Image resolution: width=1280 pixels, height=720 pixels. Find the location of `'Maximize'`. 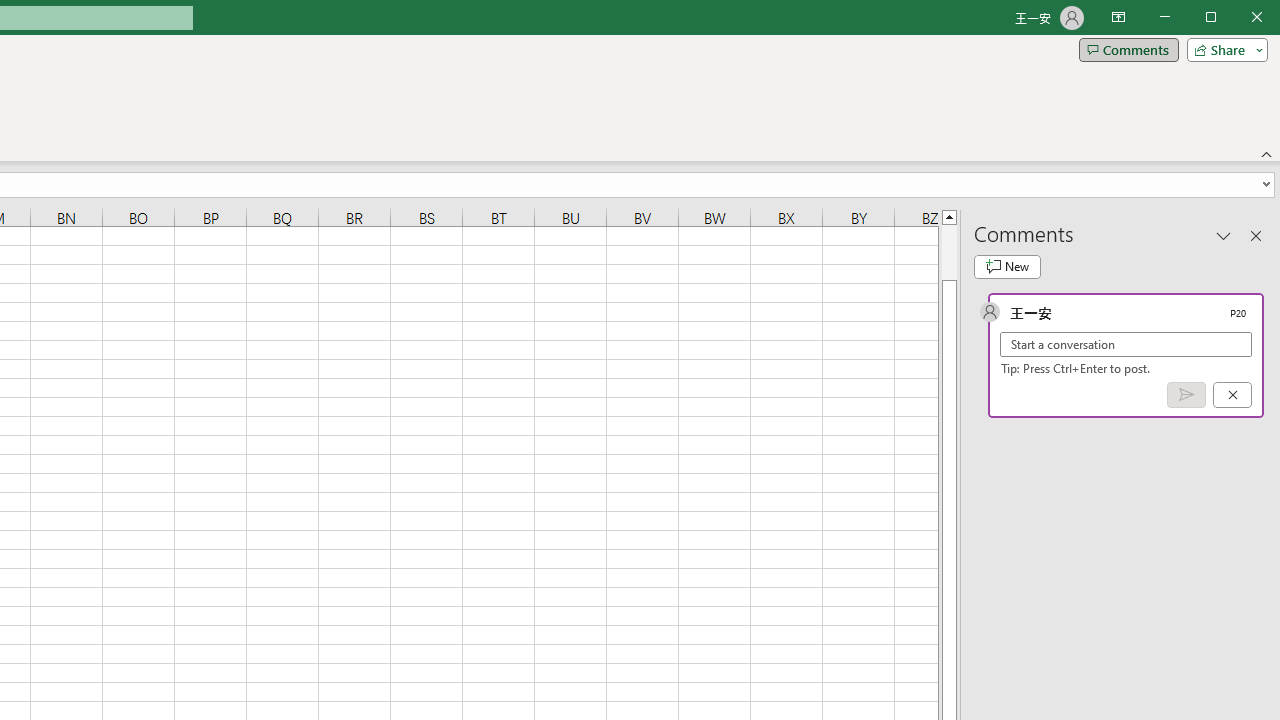

'Maximize' is located at coordinates (1238, 19).